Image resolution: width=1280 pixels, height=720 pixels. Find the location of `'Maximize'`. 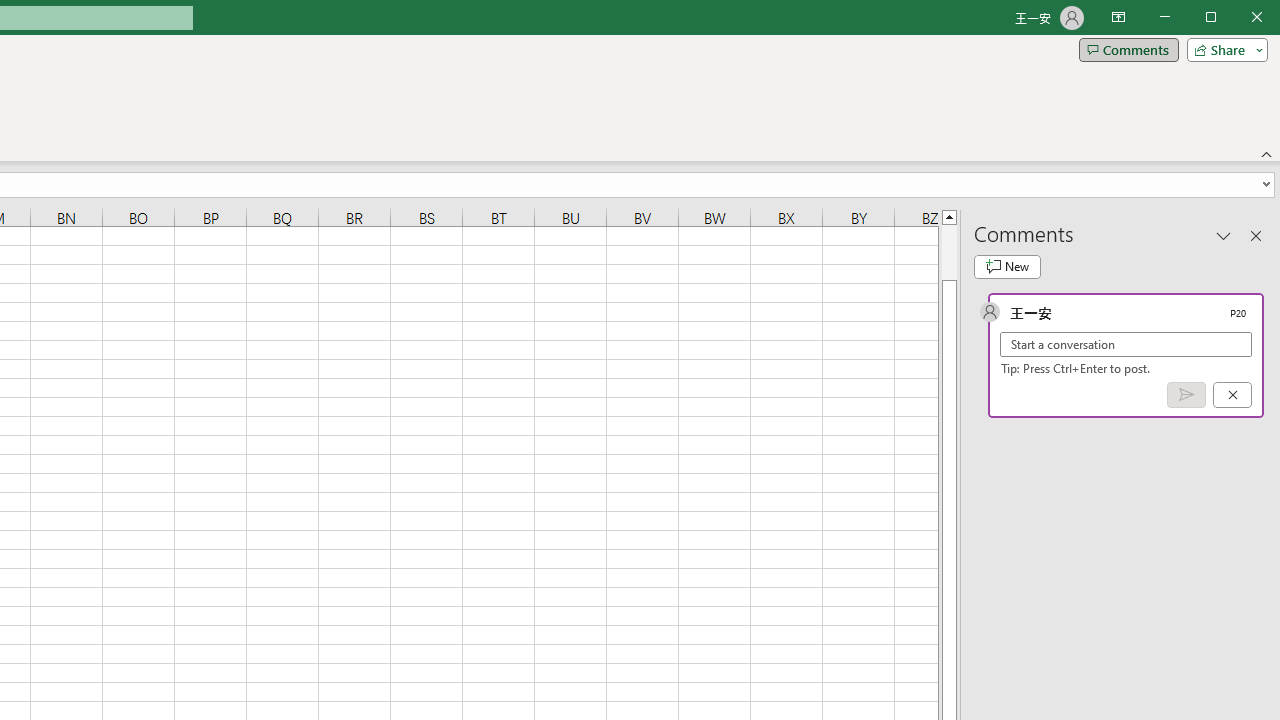

'Maximize' is located at coordinates (1238, 19).